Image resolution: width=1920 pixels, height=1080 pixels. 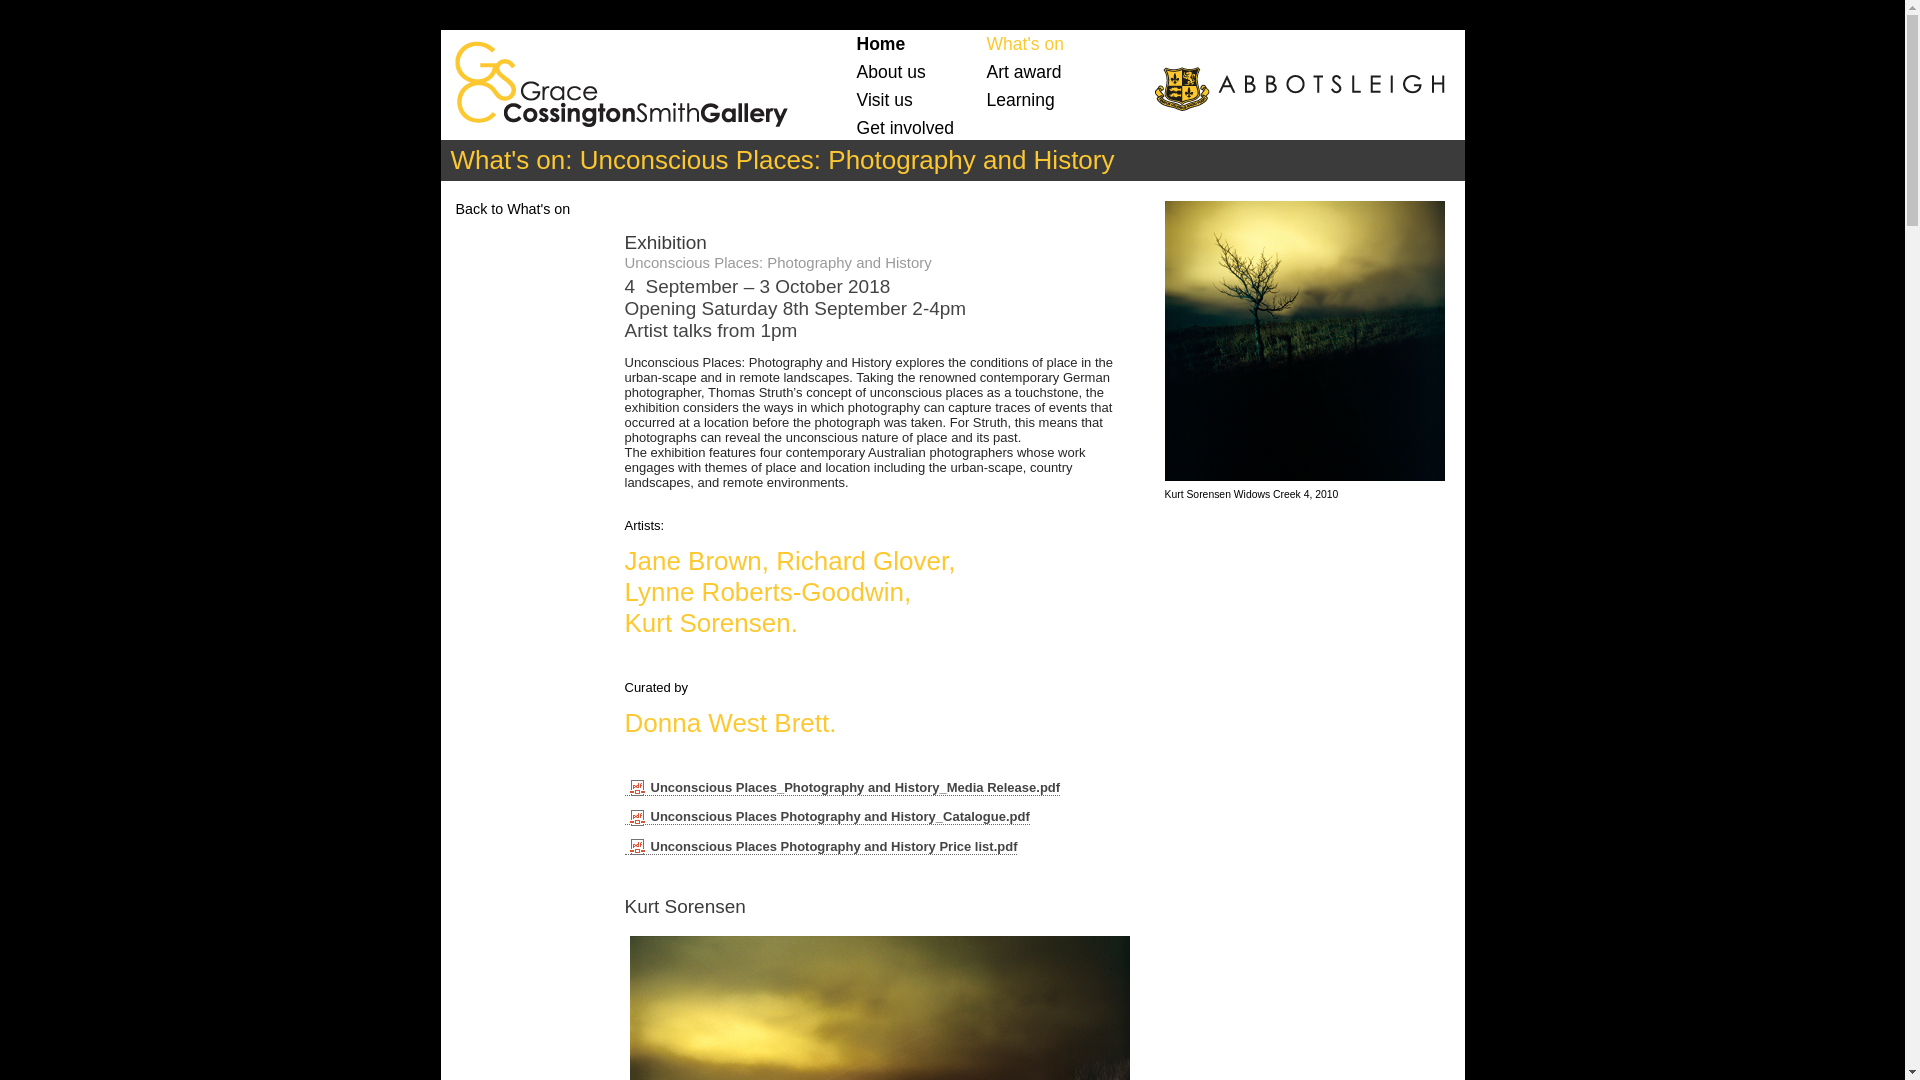 I want to click on 'Art award', so click(x=1024, y=71).